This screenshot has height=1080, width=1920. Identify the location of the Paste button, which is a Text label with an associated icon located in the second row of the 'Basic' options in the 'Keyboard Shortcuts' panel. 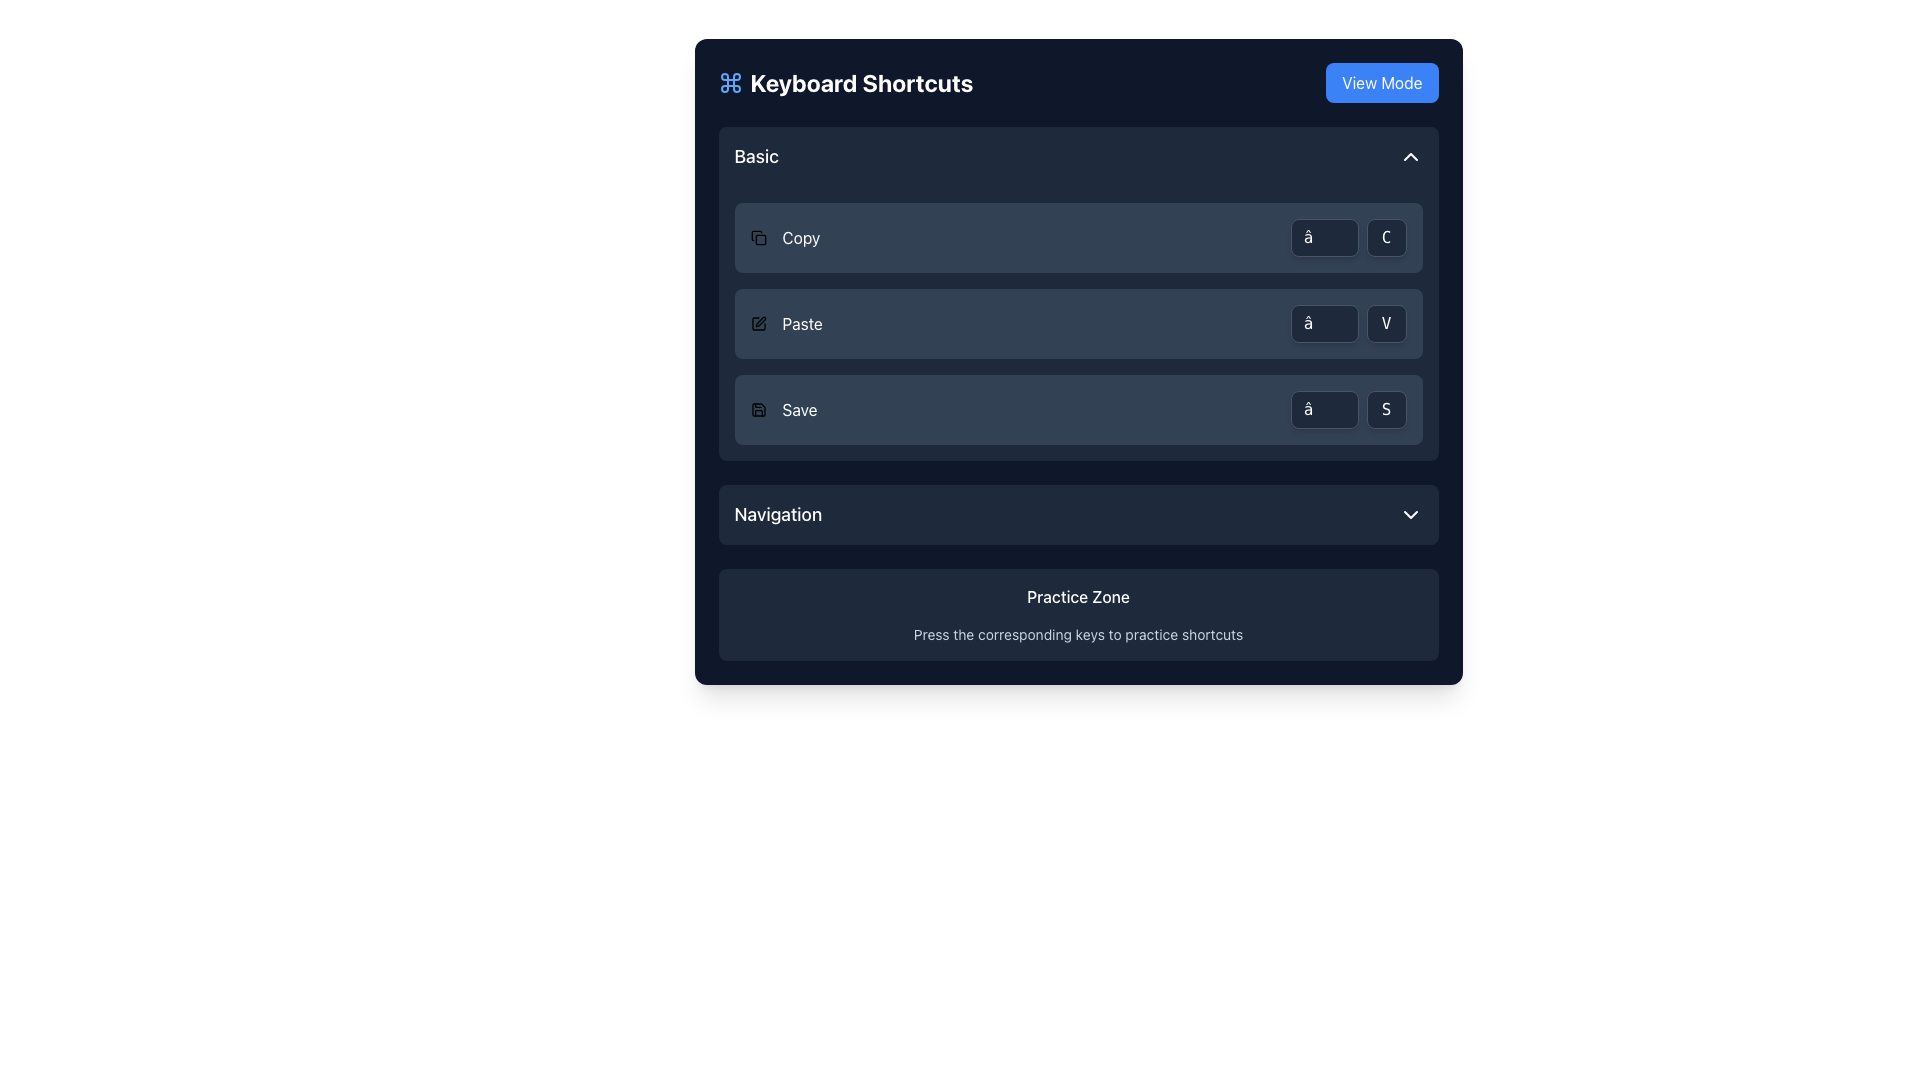
(785, 323).